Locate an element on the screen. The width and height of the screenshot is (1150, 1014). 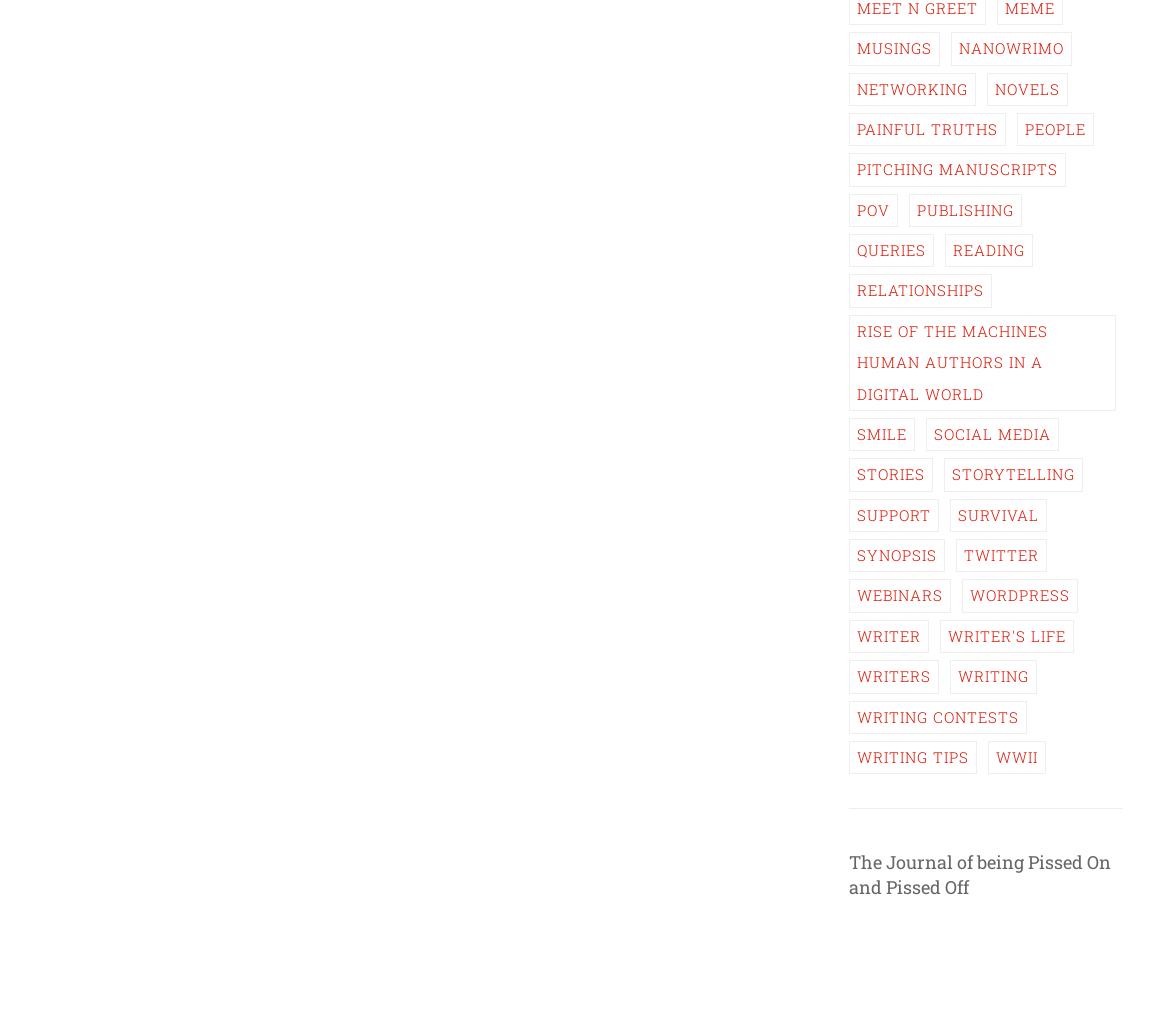
'WWII' is located at coordinates (1016, 755).